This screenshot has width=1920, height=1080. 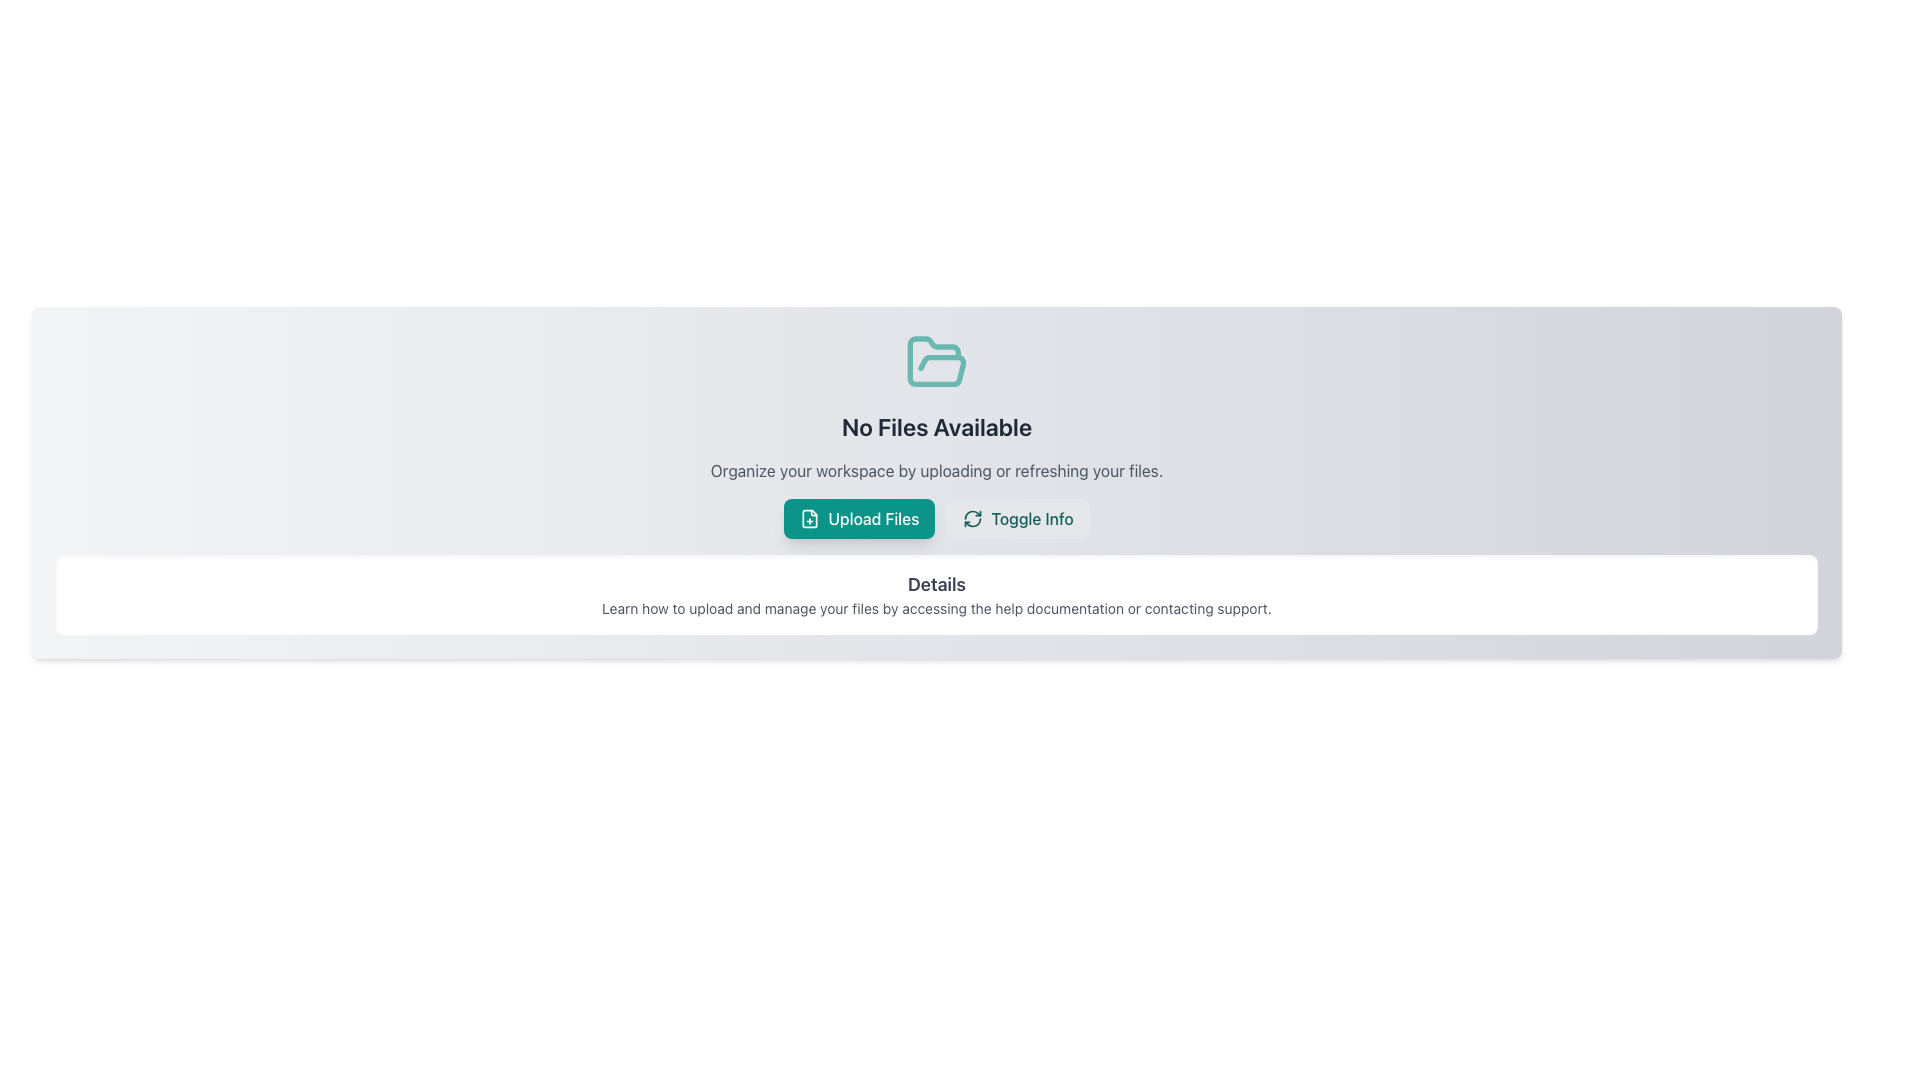 I want to click on the refresh icon, which consists of two curved arrows forming a circular pattern, styled with a green stroke, located within the 'Toggle Info' button, so click(x=973, y=518).